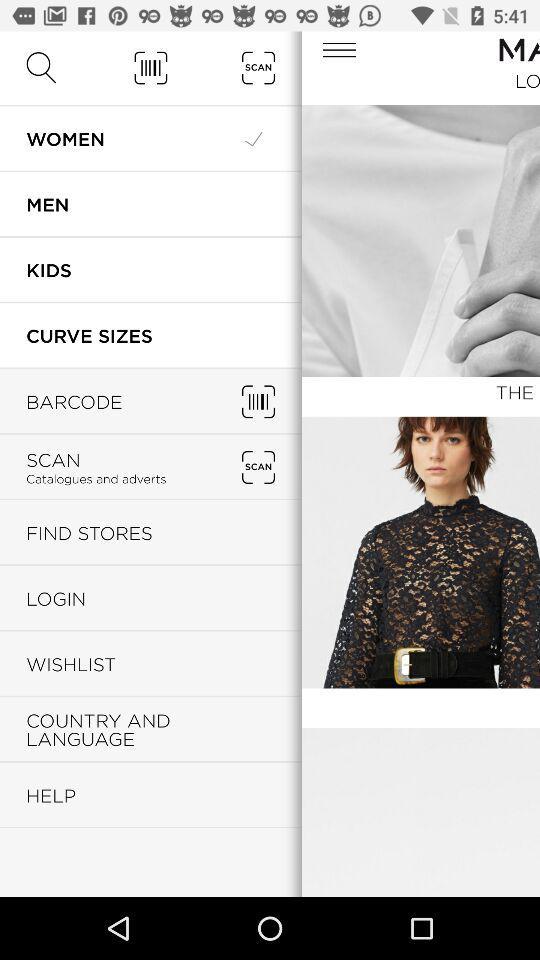 The width and height of the screenshot is (540, 960). What do you see at coordinates (258, 400) in the screenshot?
I see `the barcode image right next to barcode` at bounding box center [258, 400].